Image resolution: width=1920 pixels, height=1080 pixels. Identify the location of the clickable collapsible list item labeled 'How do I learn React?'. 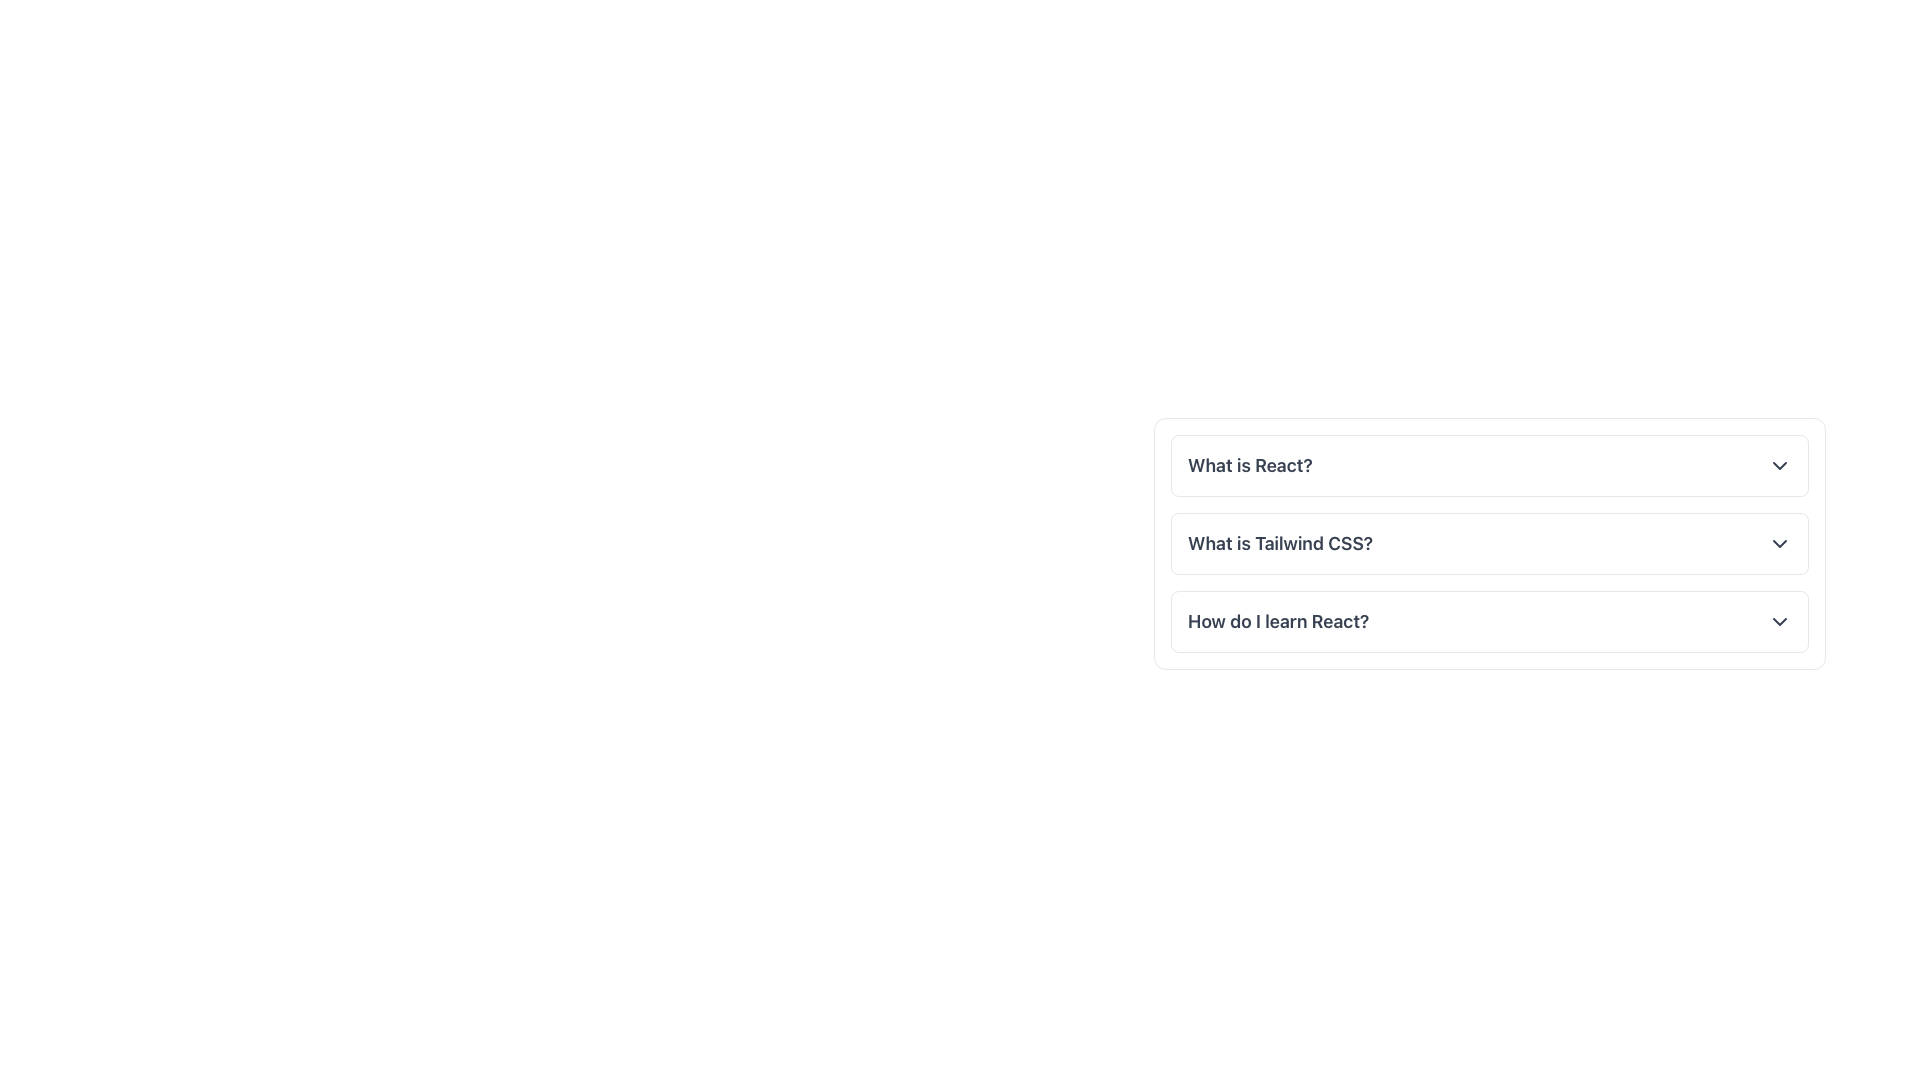
(1489, 620).